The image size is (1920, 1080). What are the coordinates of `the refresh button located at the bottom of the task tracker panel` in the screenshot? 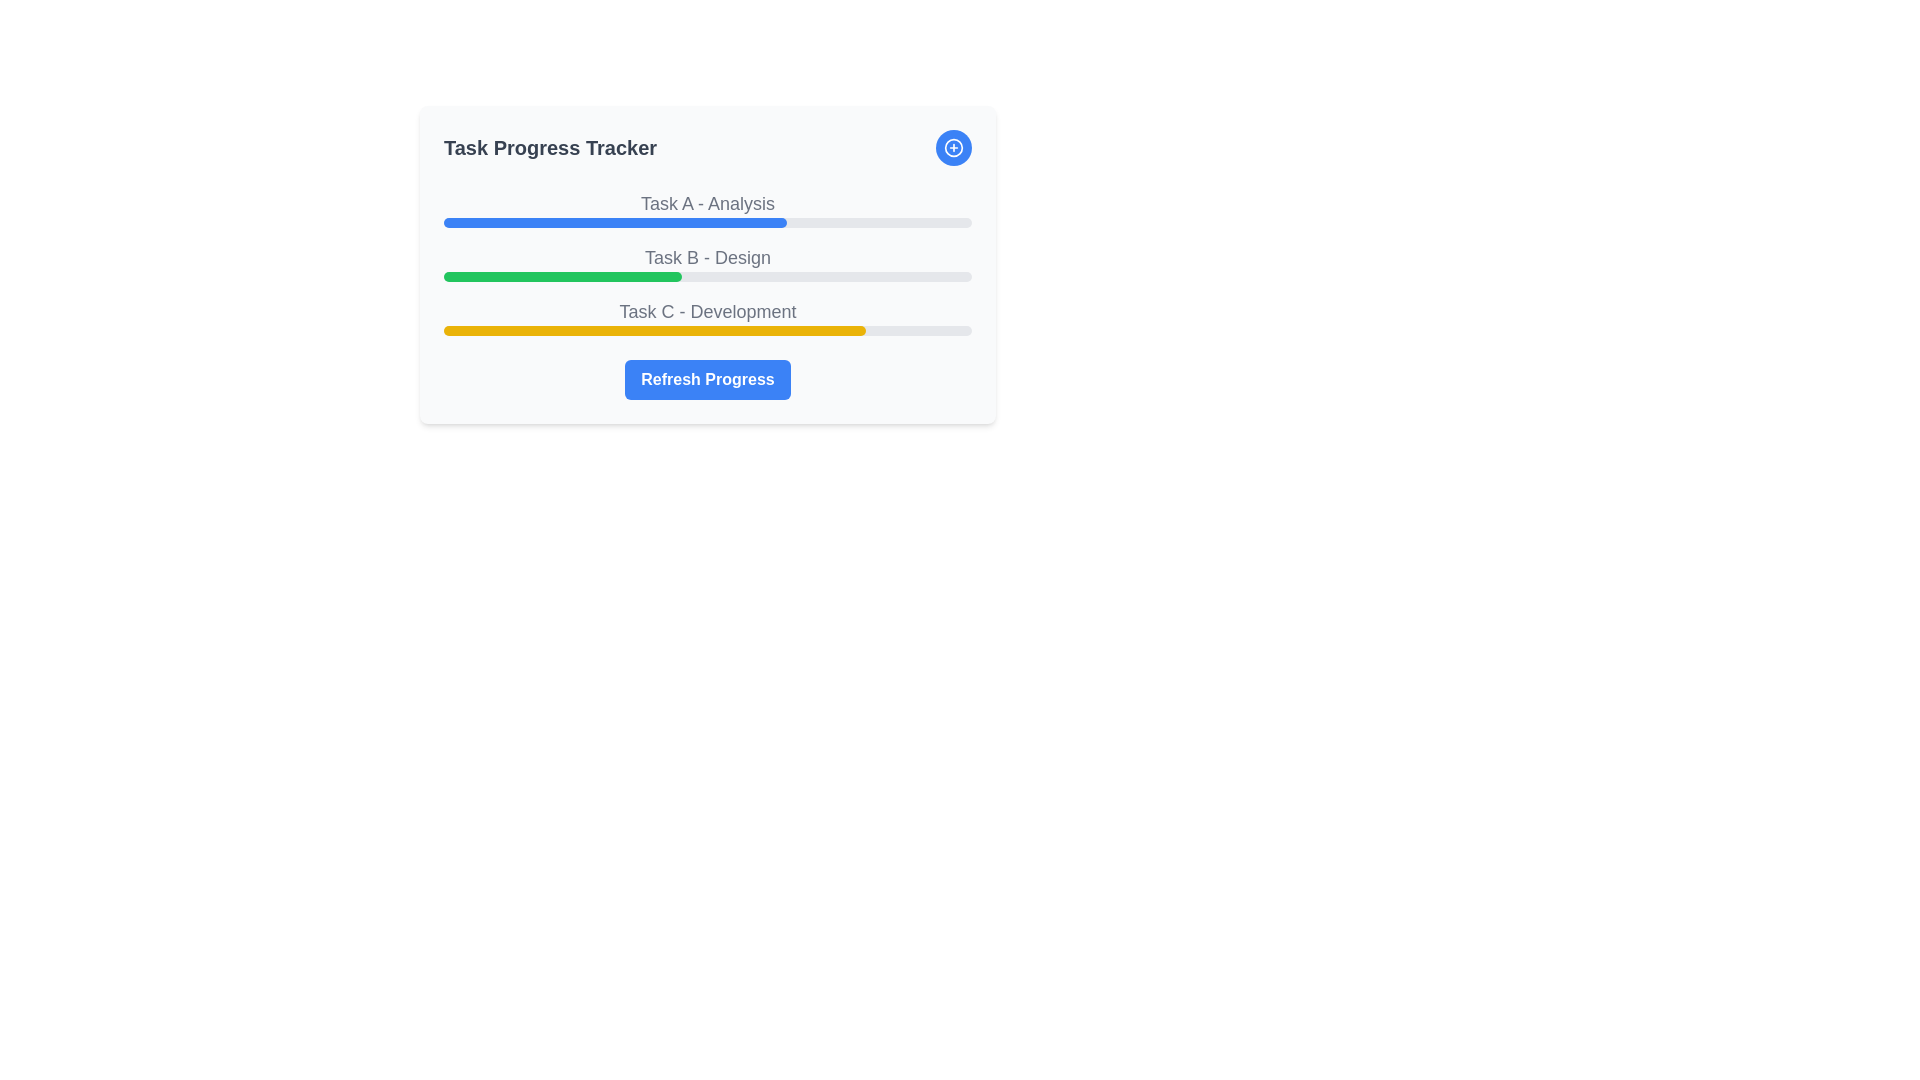 It's located at (708, 380).